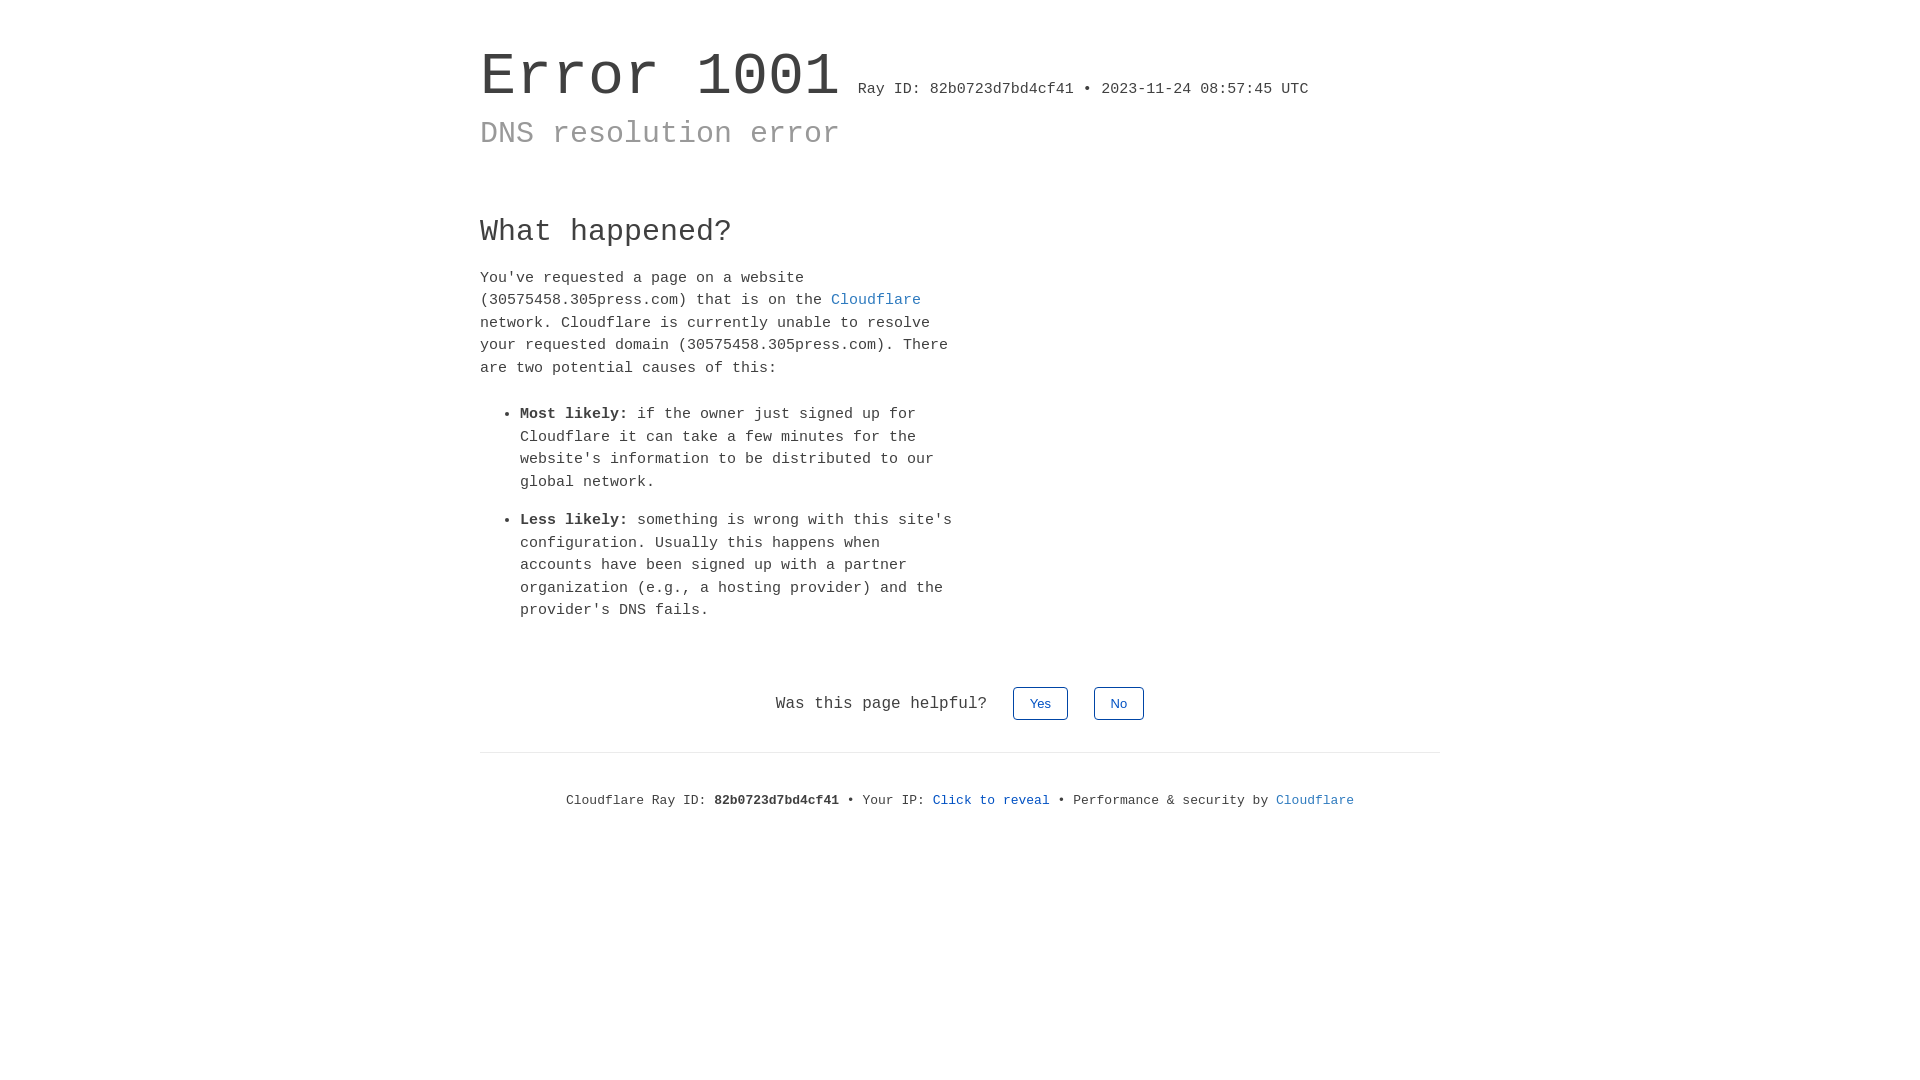 The image size is (1920, 1080). What do you see at coordinates (1315, 798) in the screenshot?
I see `'Cloudflare'` at bounding box center [1315, 798].